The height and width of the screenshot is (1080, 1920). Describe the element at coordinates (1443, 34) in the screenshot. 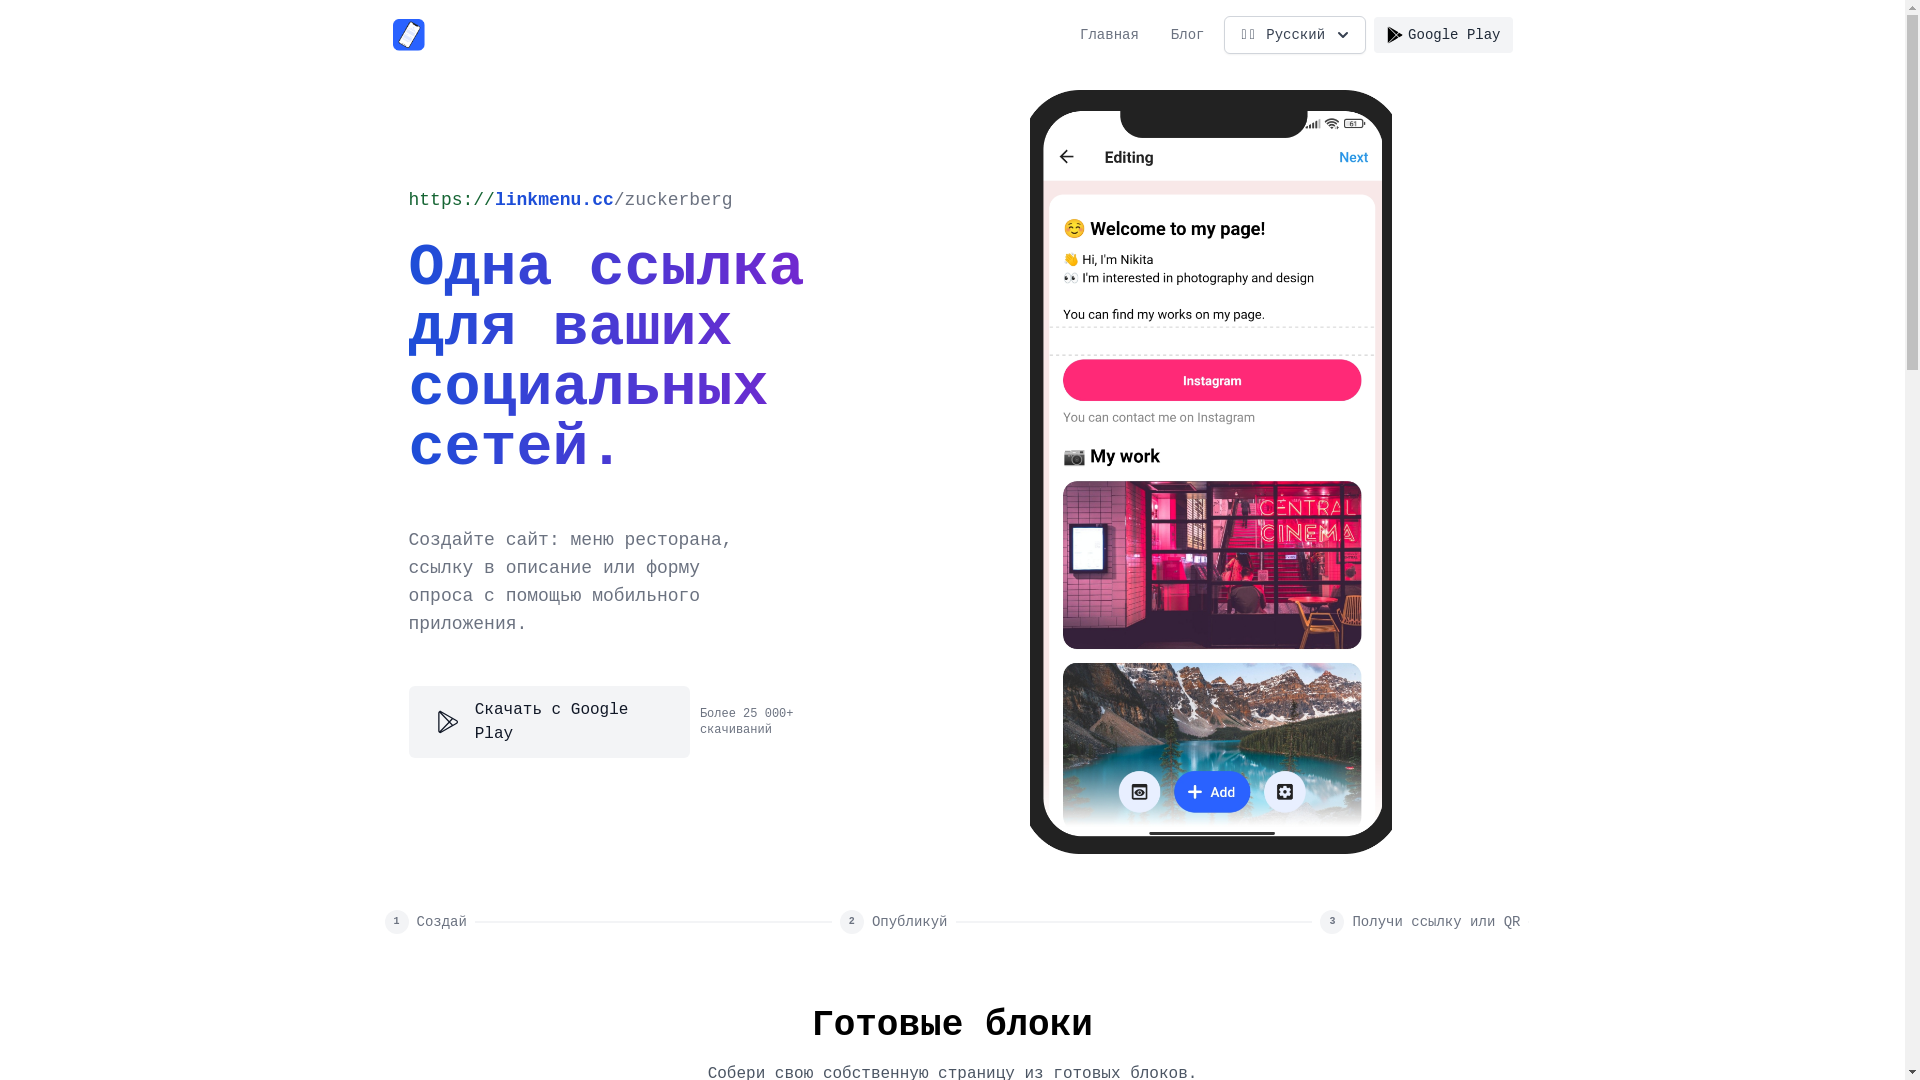

I see `'Google Play'` at that location.